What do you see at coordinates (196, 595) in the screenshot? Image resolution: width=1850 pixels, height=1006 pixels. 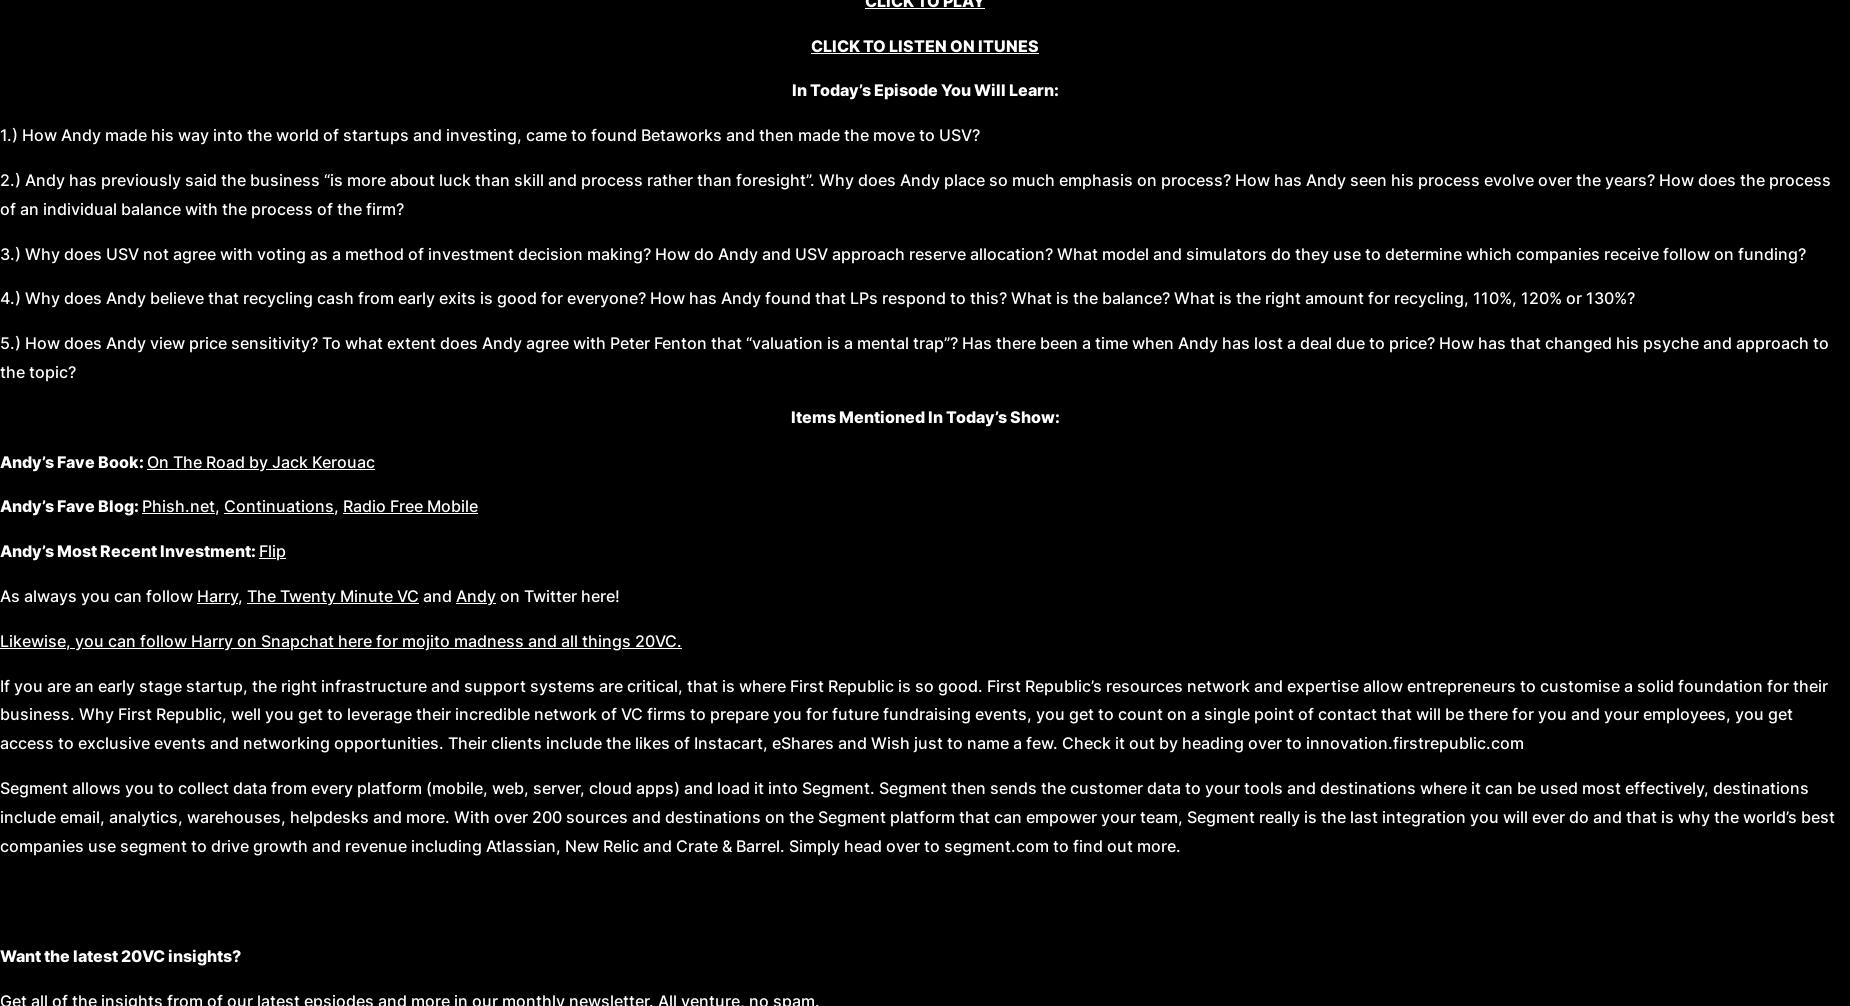 I see `'Harry'` at bounding box center [196, 595].